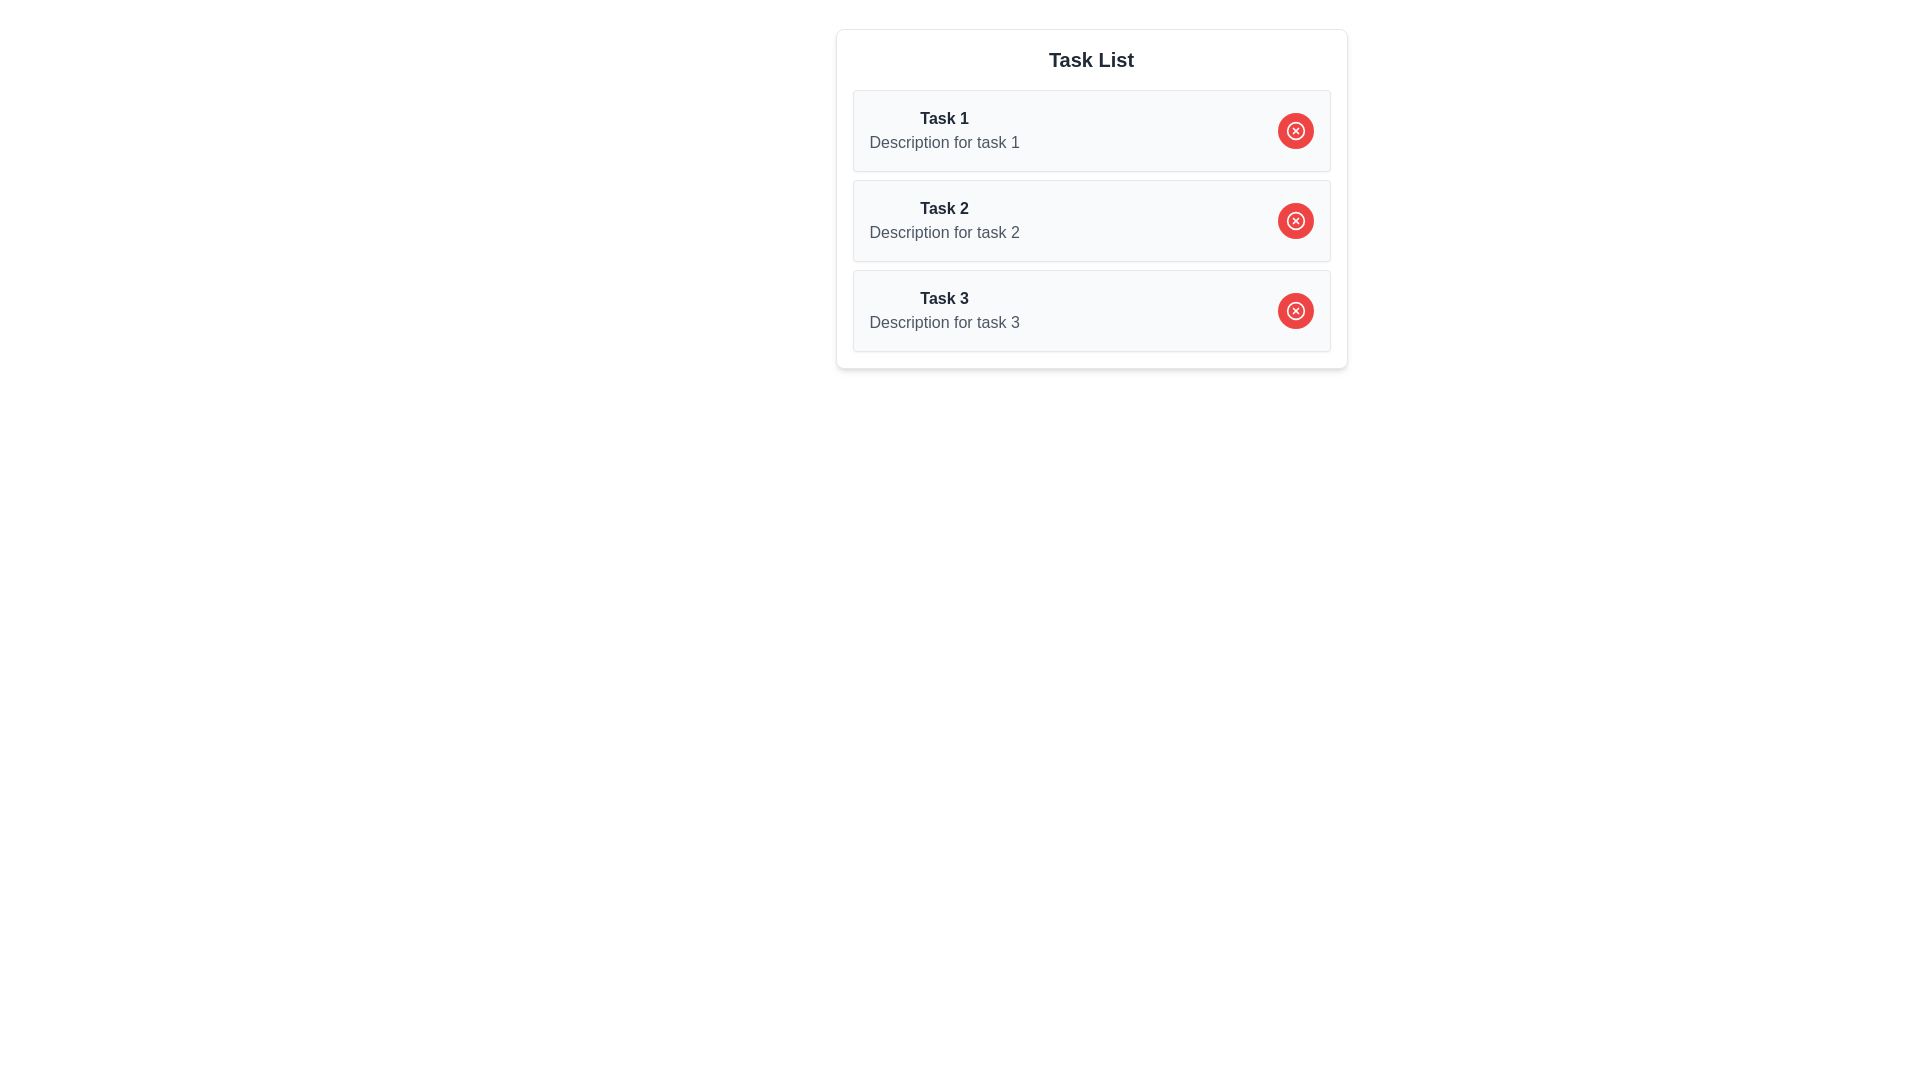 This screenshot has width=1920, height=1080. What do you see at coordinates (1295, 220) in the screenshot?
I see `the button located on the right side of the block labeled 'Task 2' in the task list` at bounding box center [1295, 220].